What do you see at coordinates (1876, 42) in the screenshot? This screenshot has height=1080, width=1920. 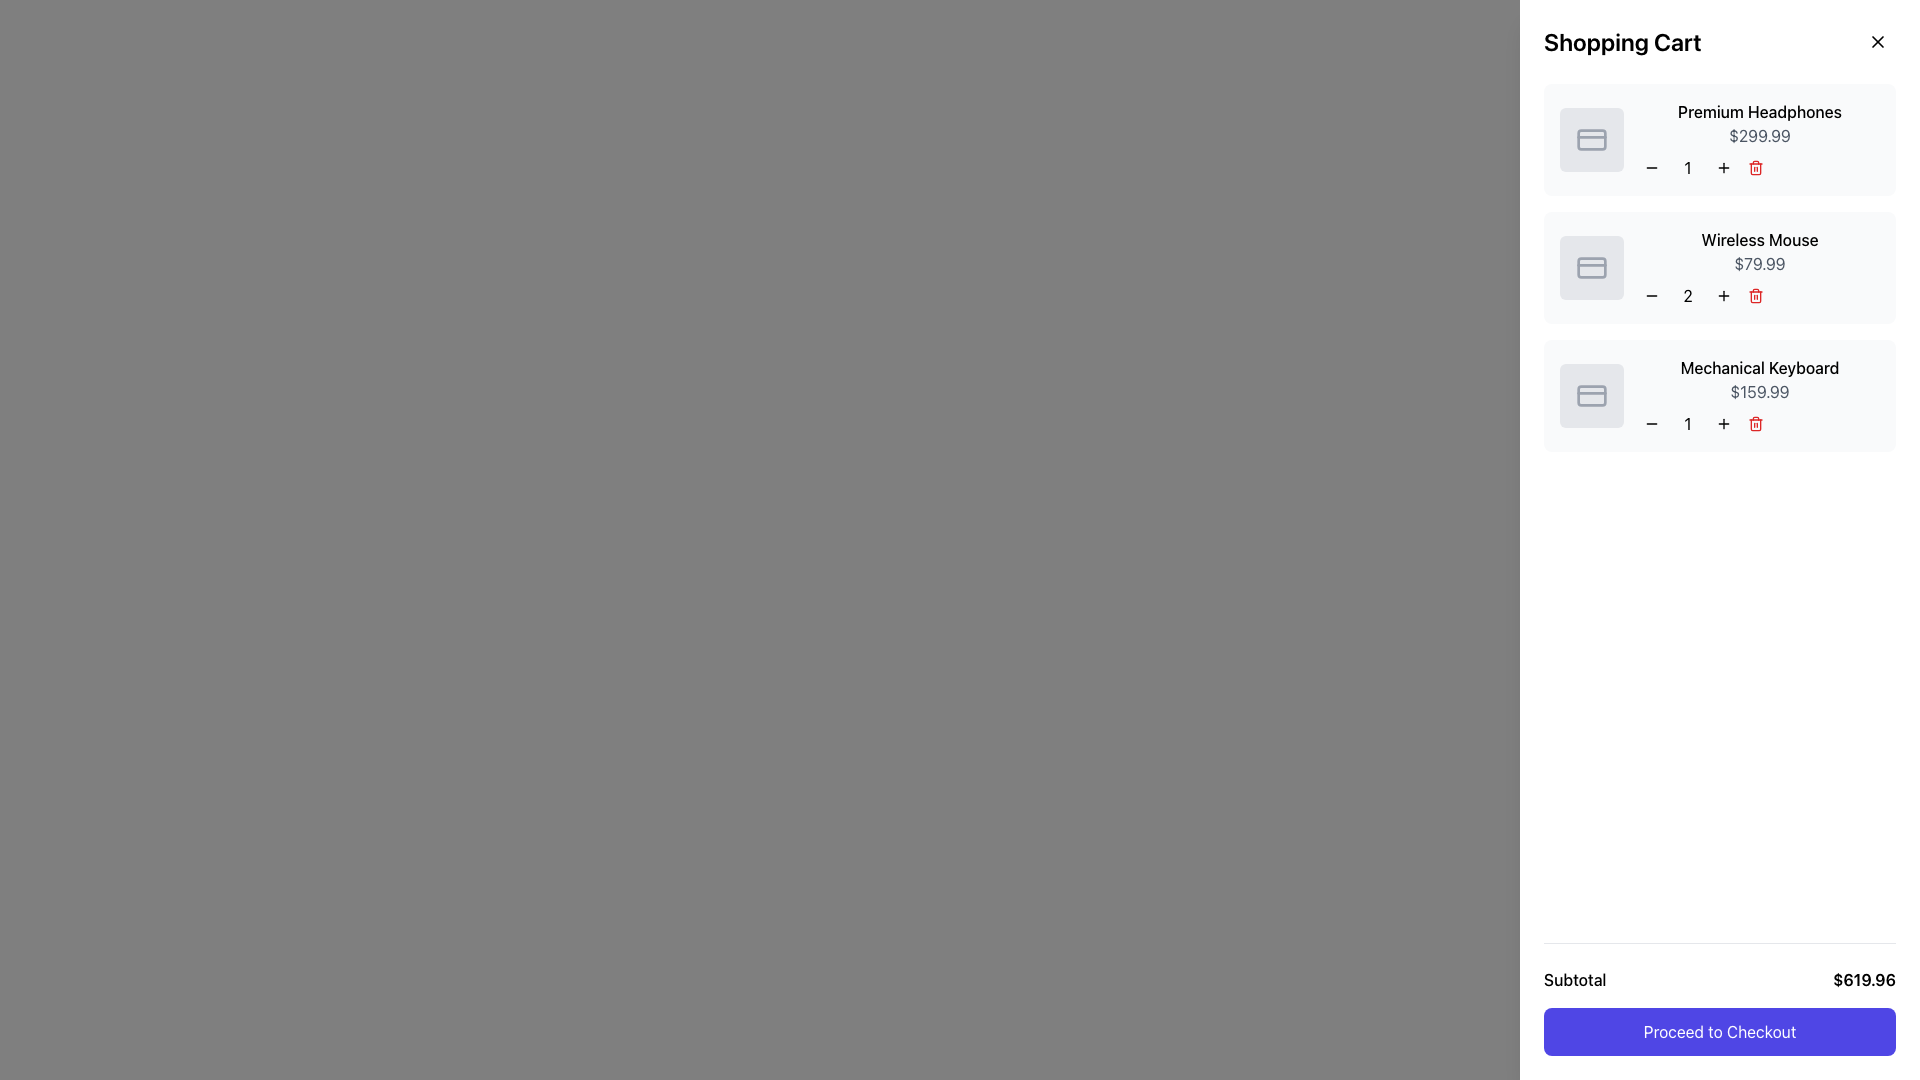 I see `the Close button icon located at the top-right corner of the shopping cart interface, near the title 'Shopping Cart'` at bounding box center [1876, 42].